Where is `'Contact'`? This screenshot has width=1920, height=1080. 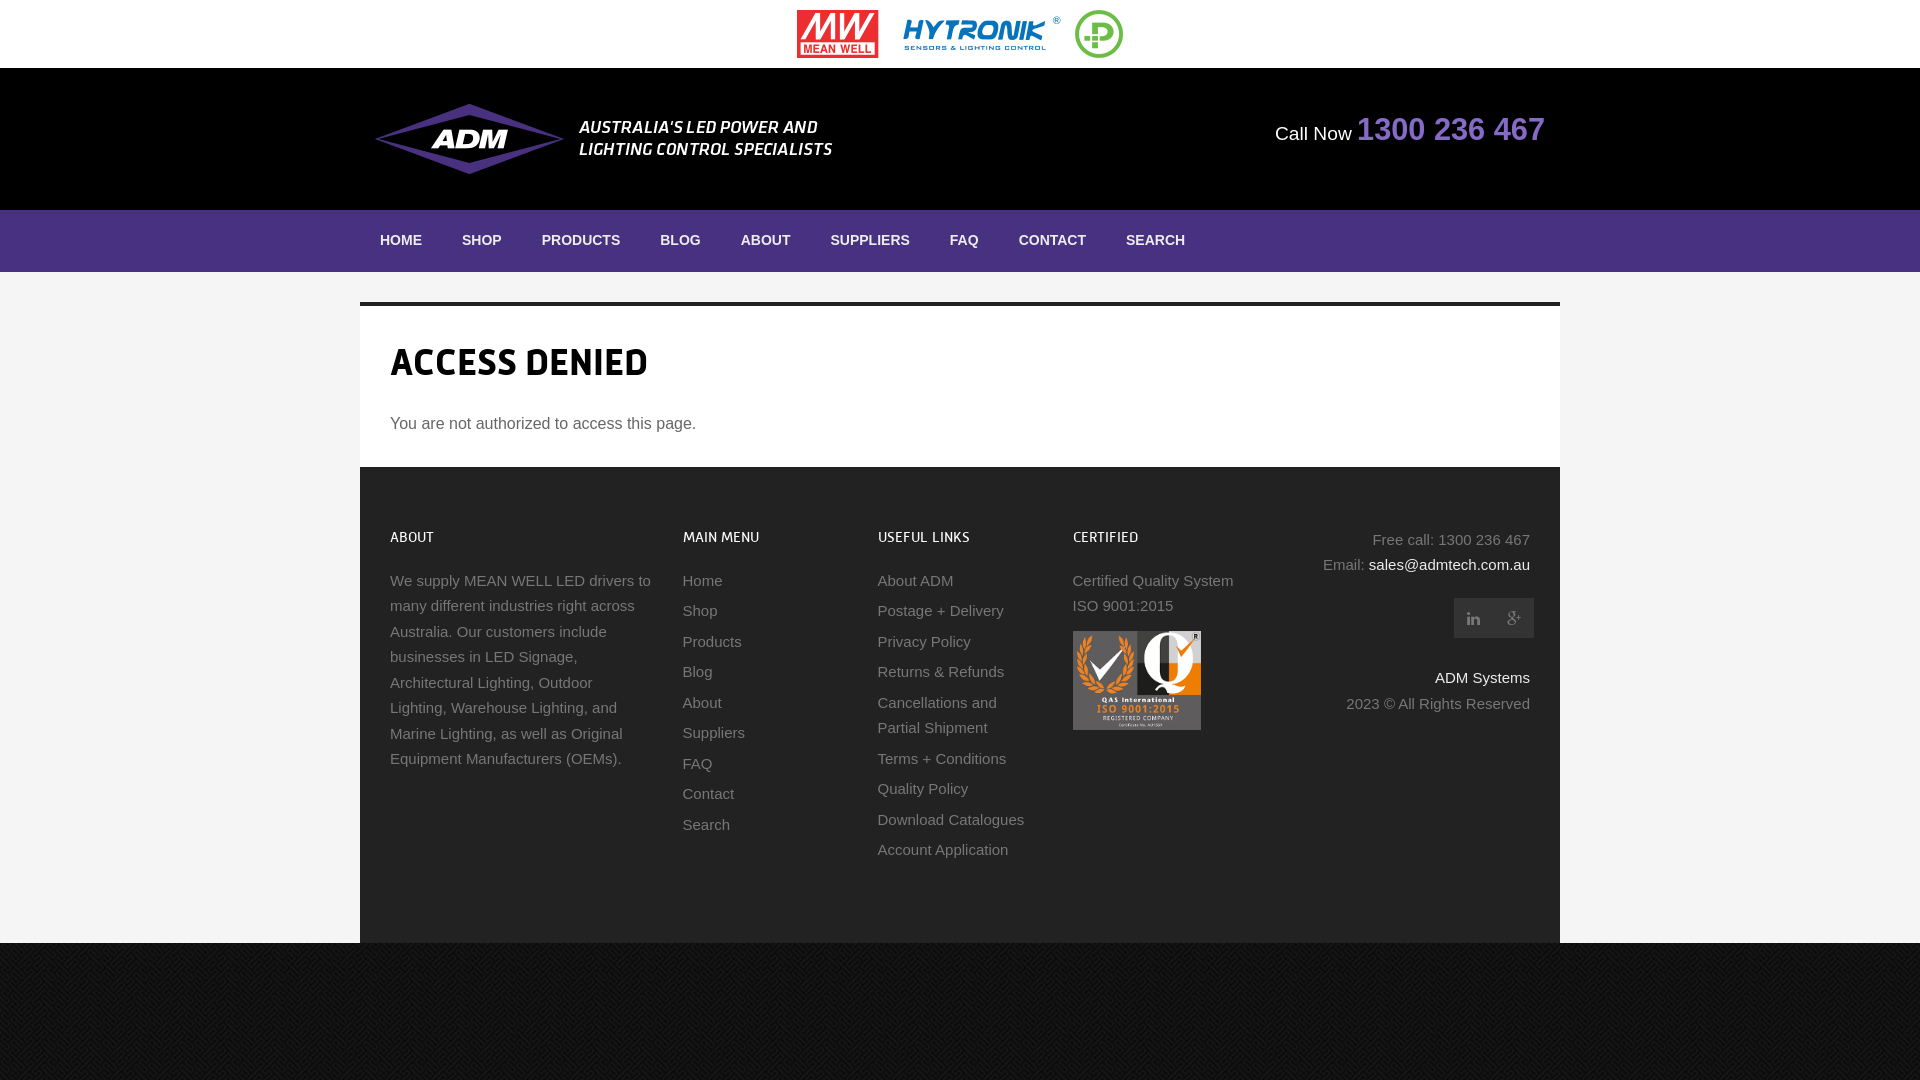 'Contact' is located at coordinates (708, 792).